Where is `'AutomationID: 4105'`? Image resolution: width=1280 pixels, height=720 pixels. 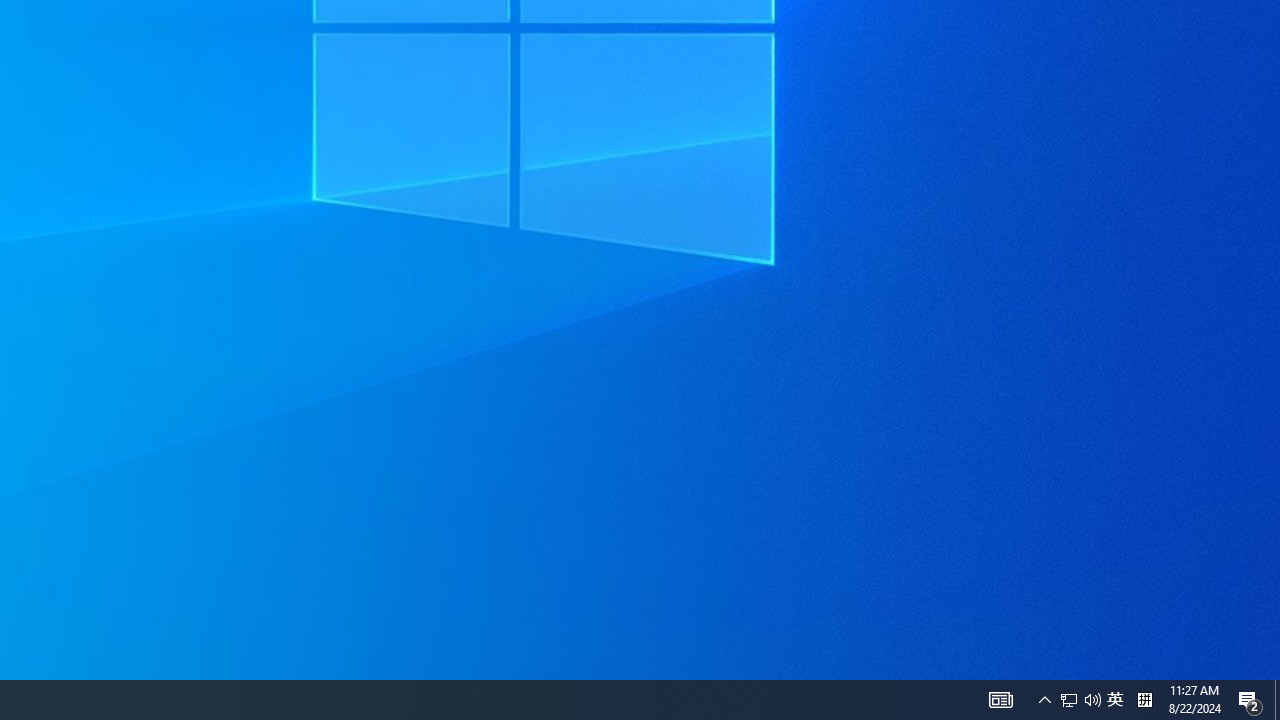
'AutomationID: 4105' is located at coordinates (1044, 698).